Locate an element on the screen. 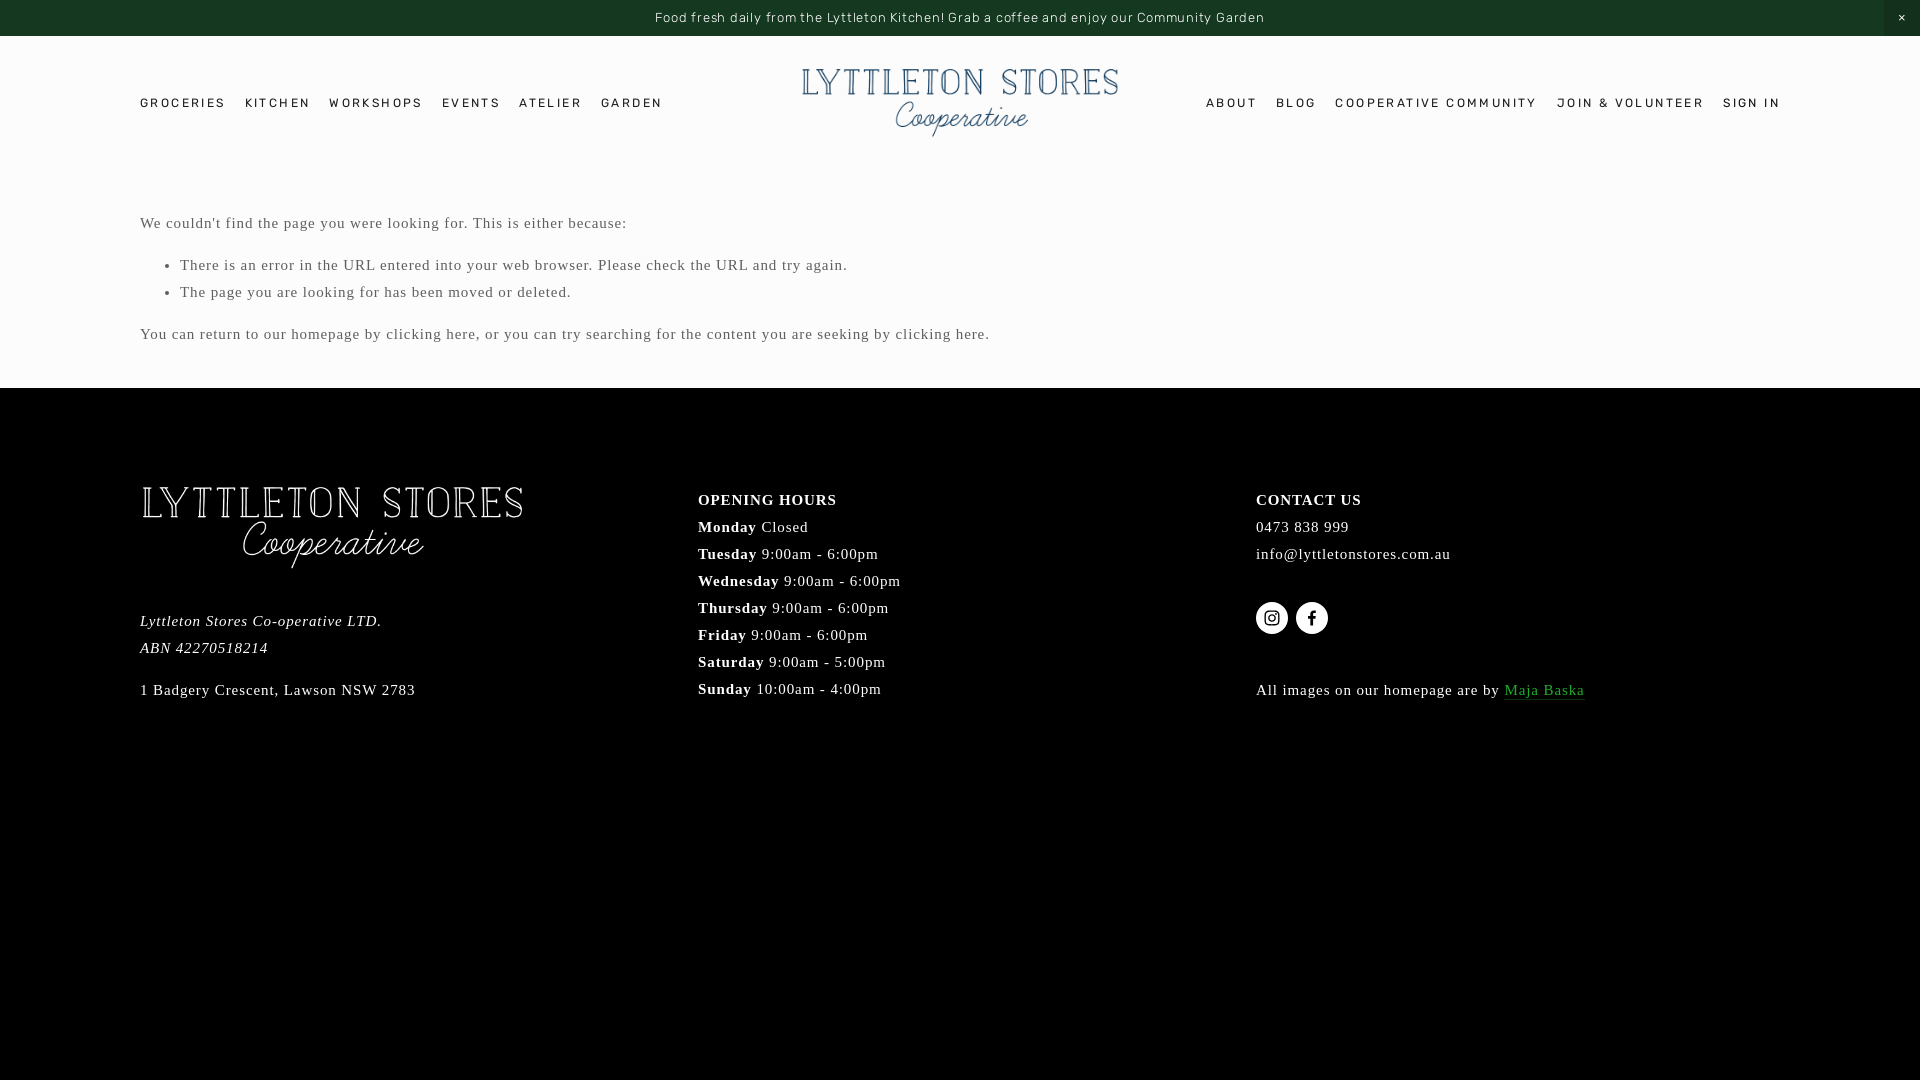  'Maja Baska' is located at coordinates (1543, 689).